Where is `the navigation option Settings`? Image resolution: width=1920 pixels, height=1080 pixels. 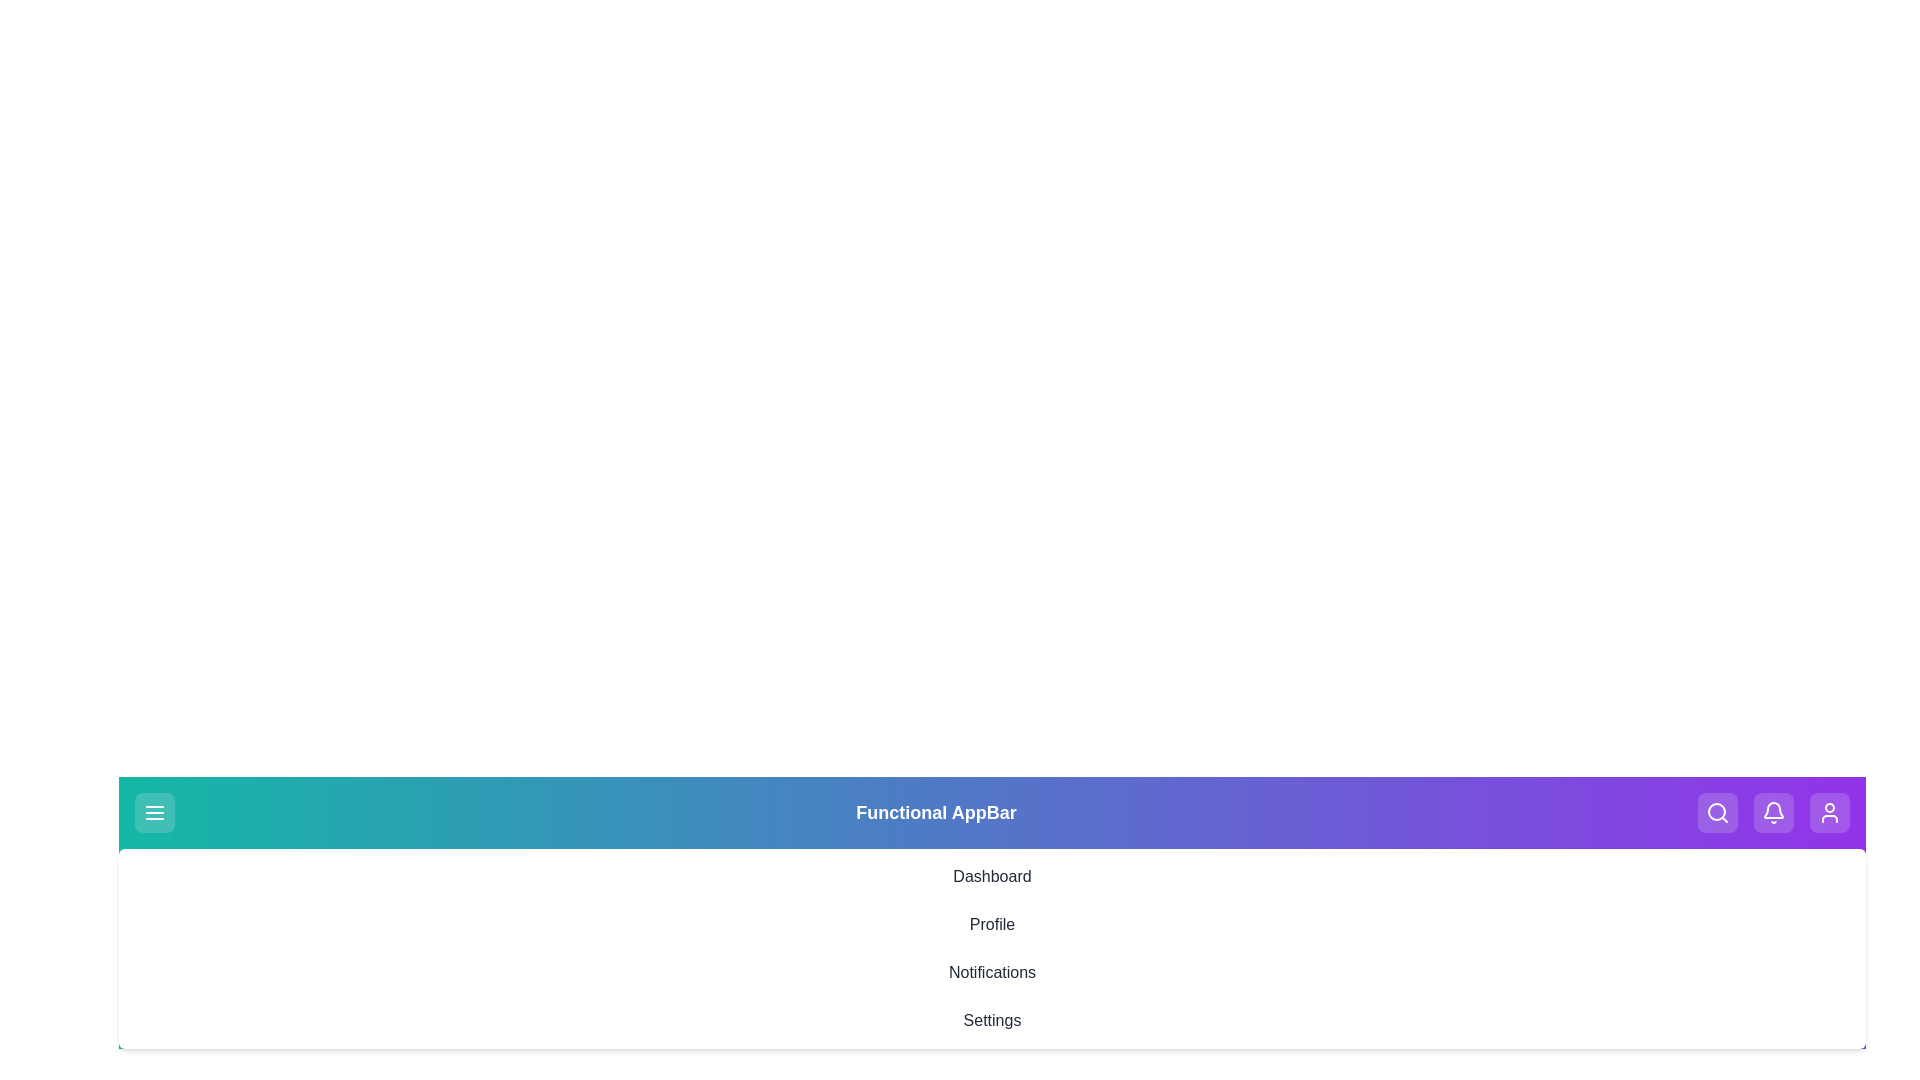 the navigation option Settings is located at coordinates (992, 1021).